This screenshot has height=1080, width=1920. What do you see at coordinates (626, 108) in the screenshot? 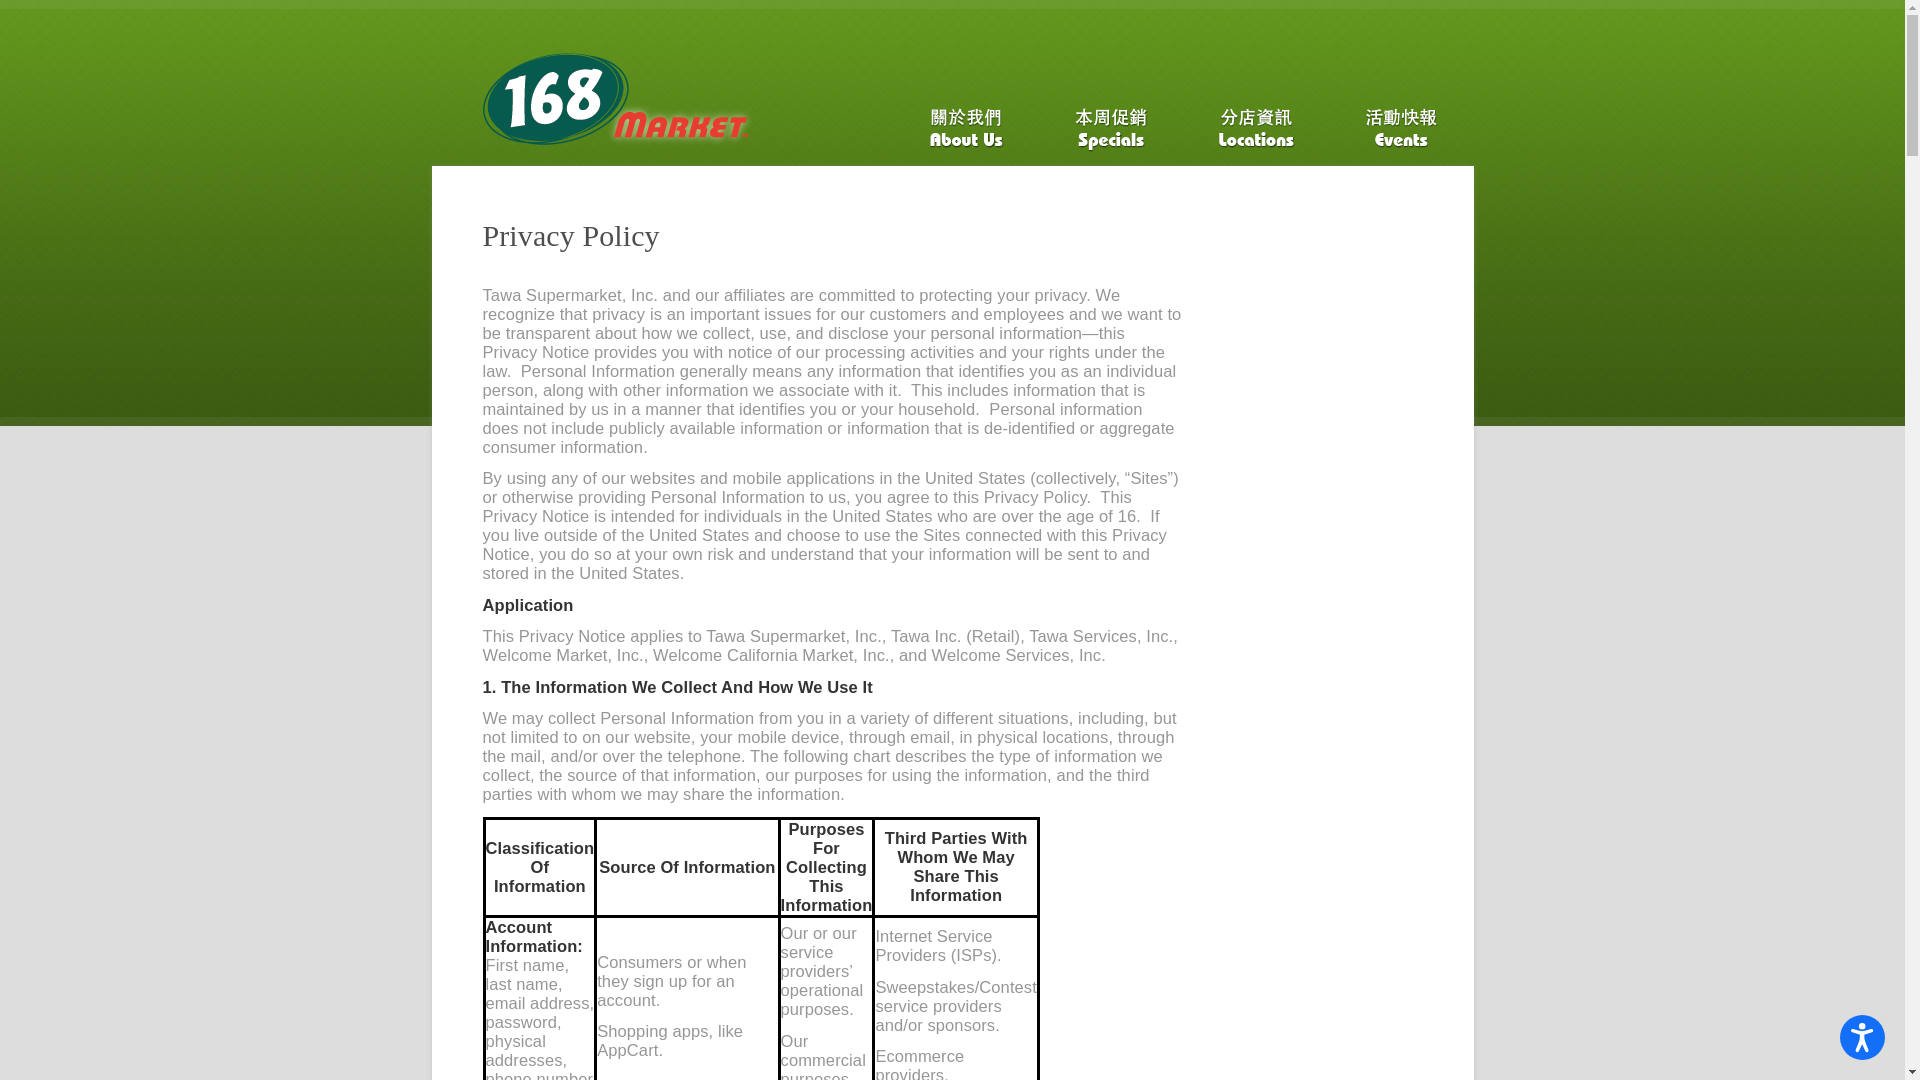
I see `'168 Market'` at bounding box center [626, 108].